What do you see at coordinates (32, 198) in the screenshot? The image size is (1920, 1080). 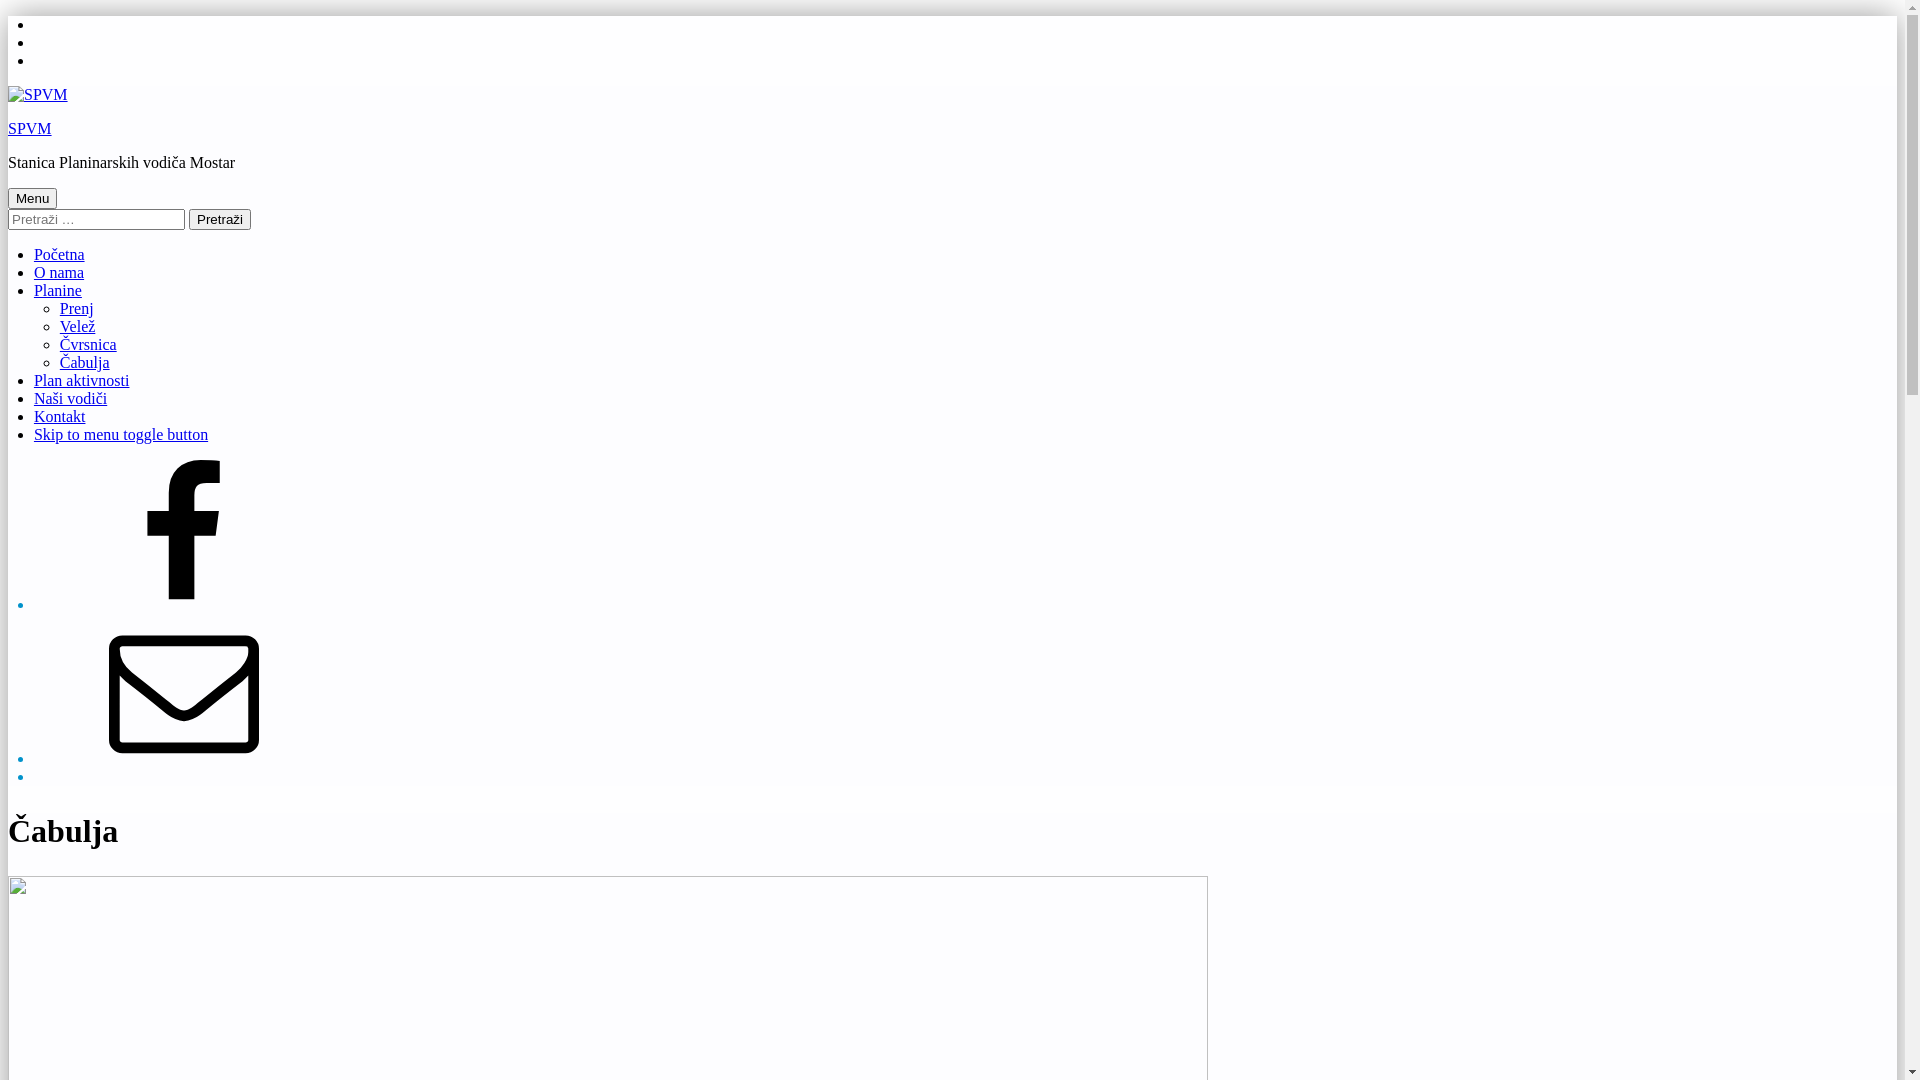 I see `'Menu'` at bounding box center [32, 198].